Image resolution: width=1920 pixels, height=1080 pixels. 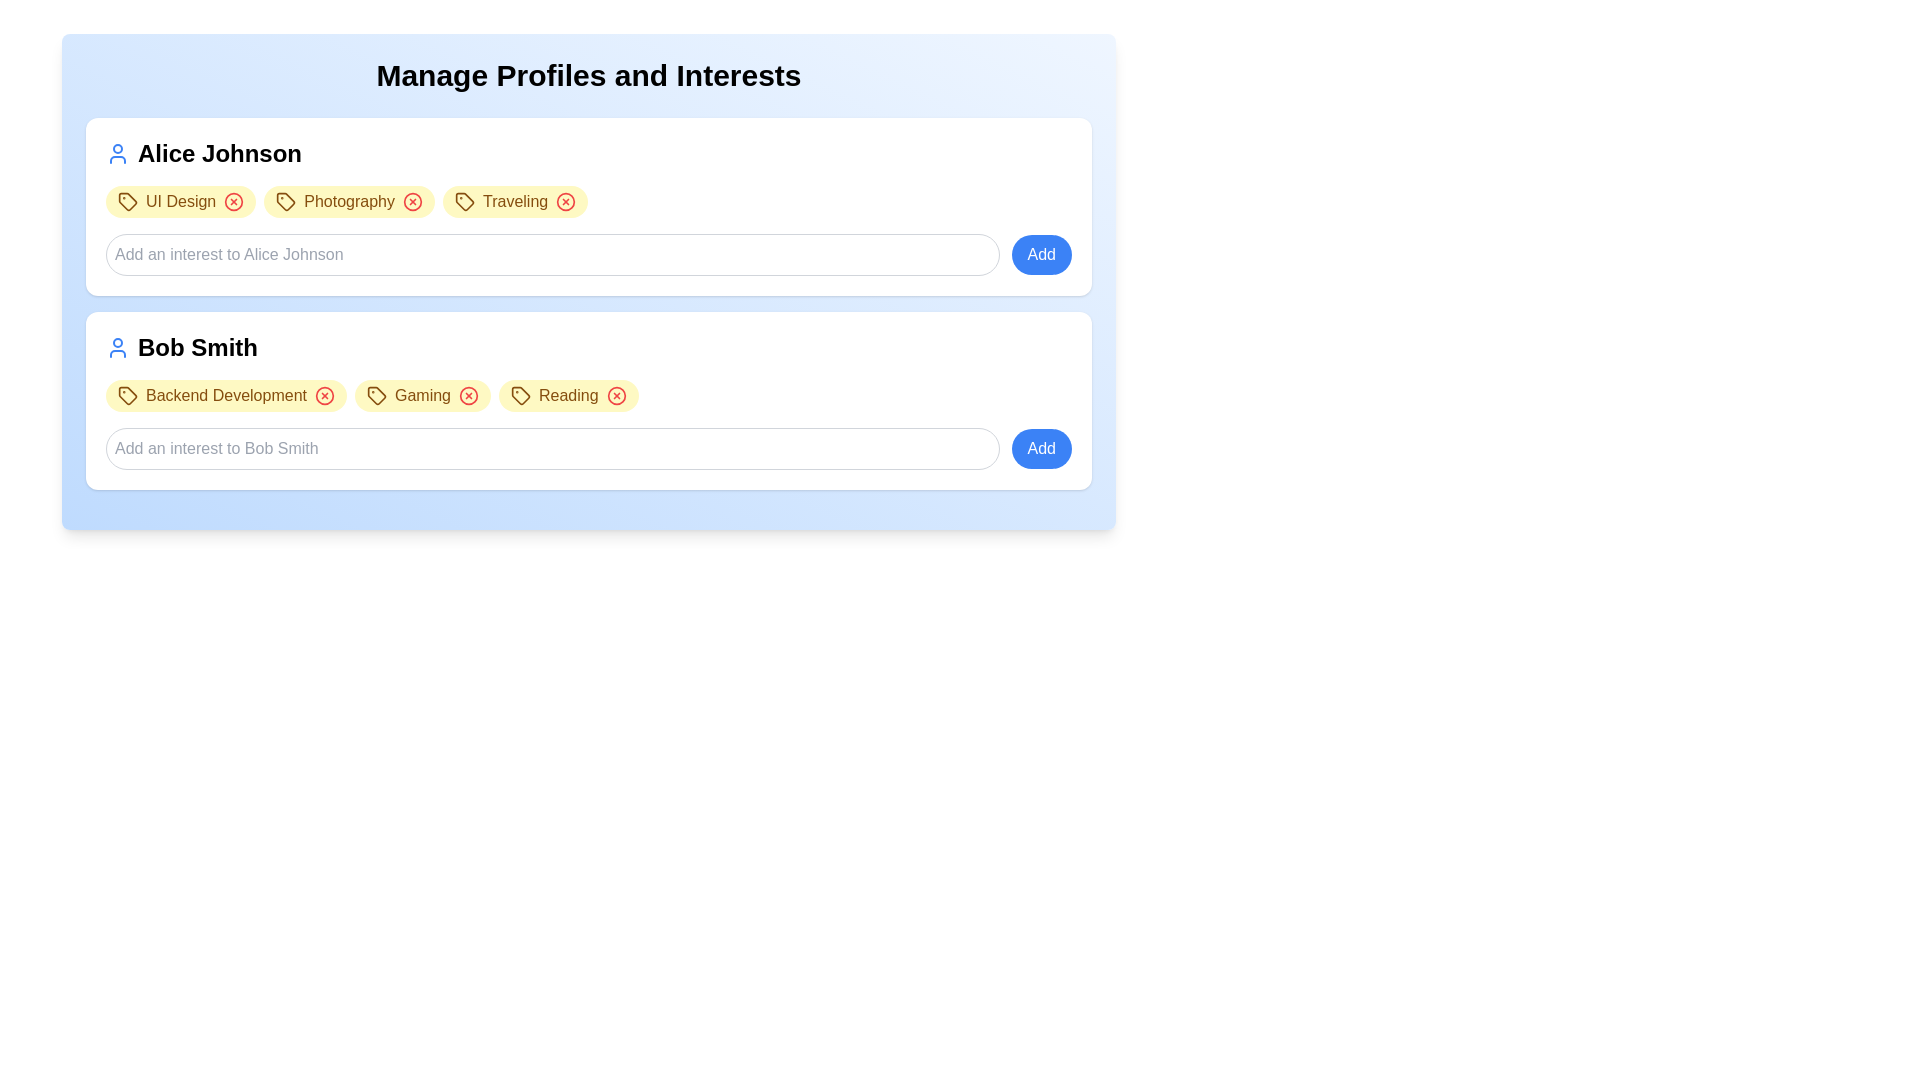 I want to click on the presence of the first icon within the 'Backend Development' interest tag under the 'Bob Smith' profile section, positioned near the left side, so click(x=127, y=396).